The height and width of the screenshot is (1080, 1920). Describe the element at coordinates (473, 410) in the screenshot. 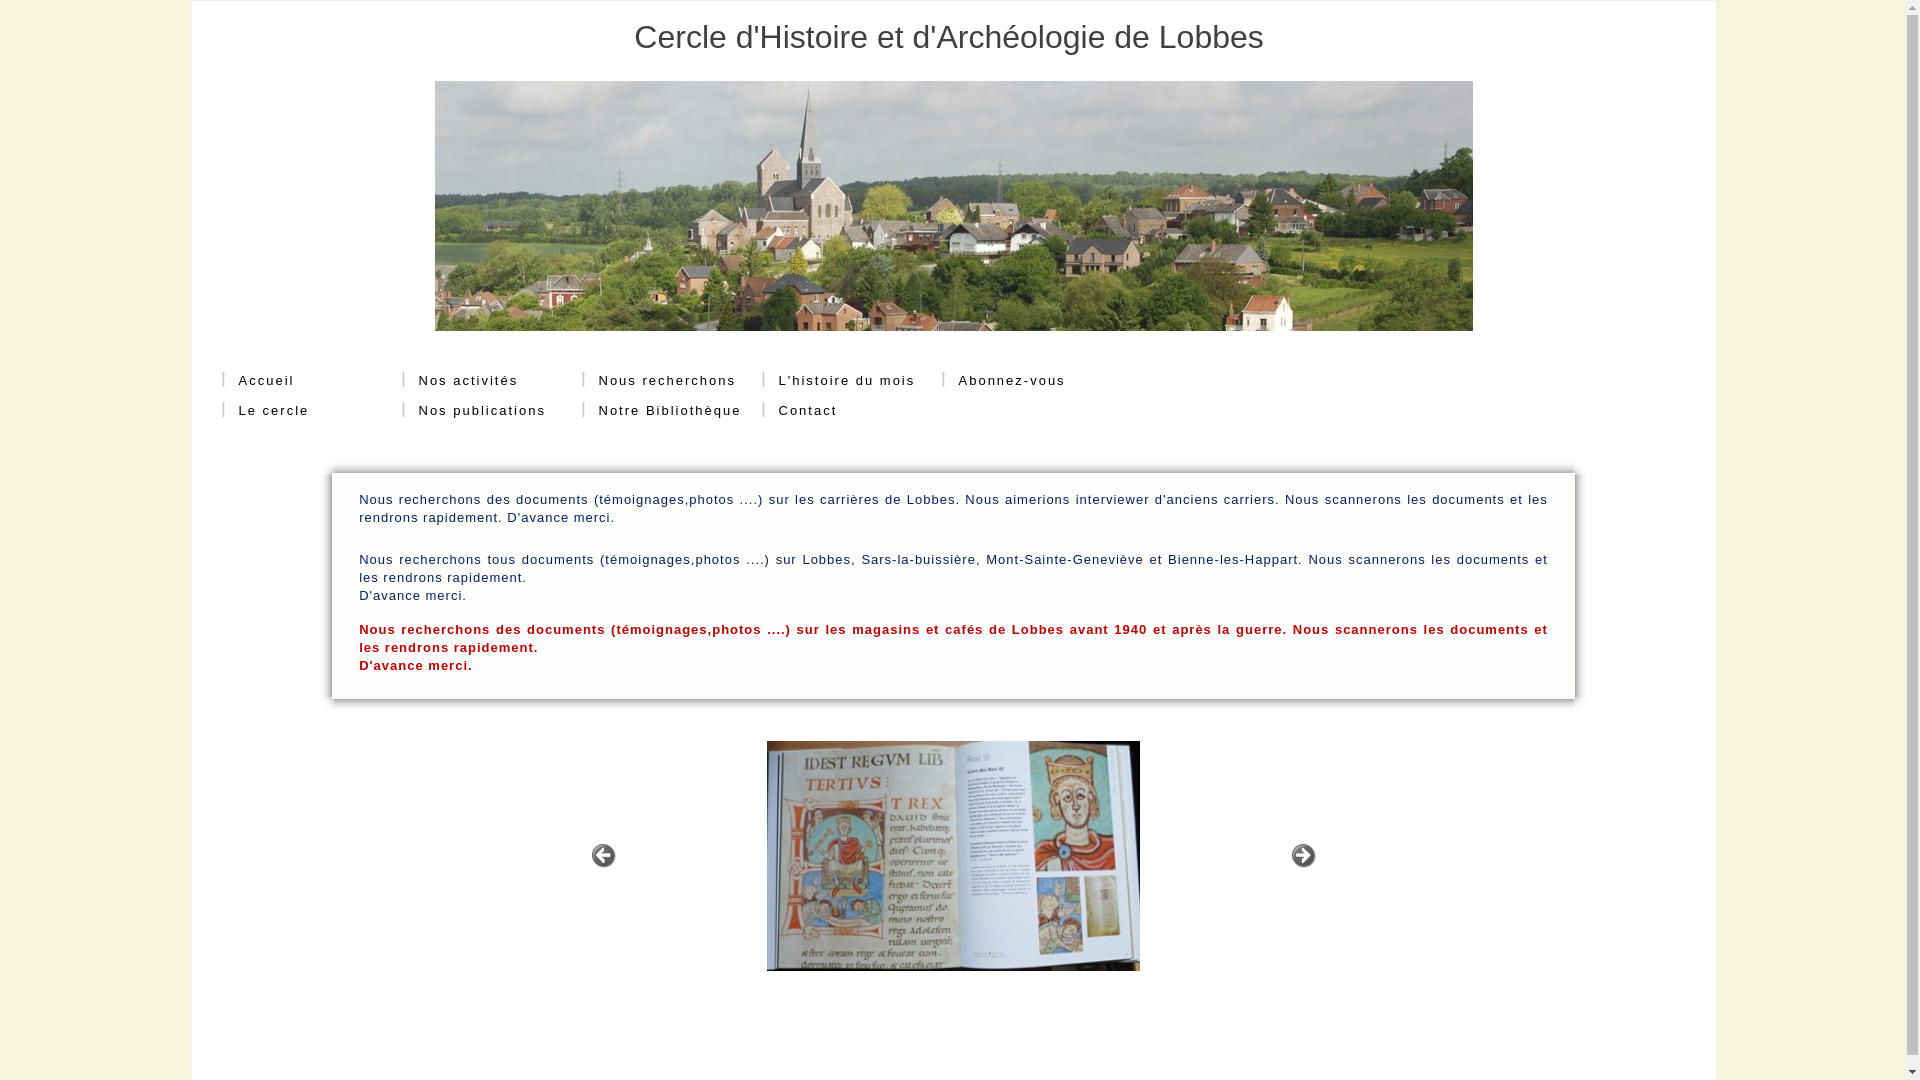

I see `'Nos publications'` at that location.